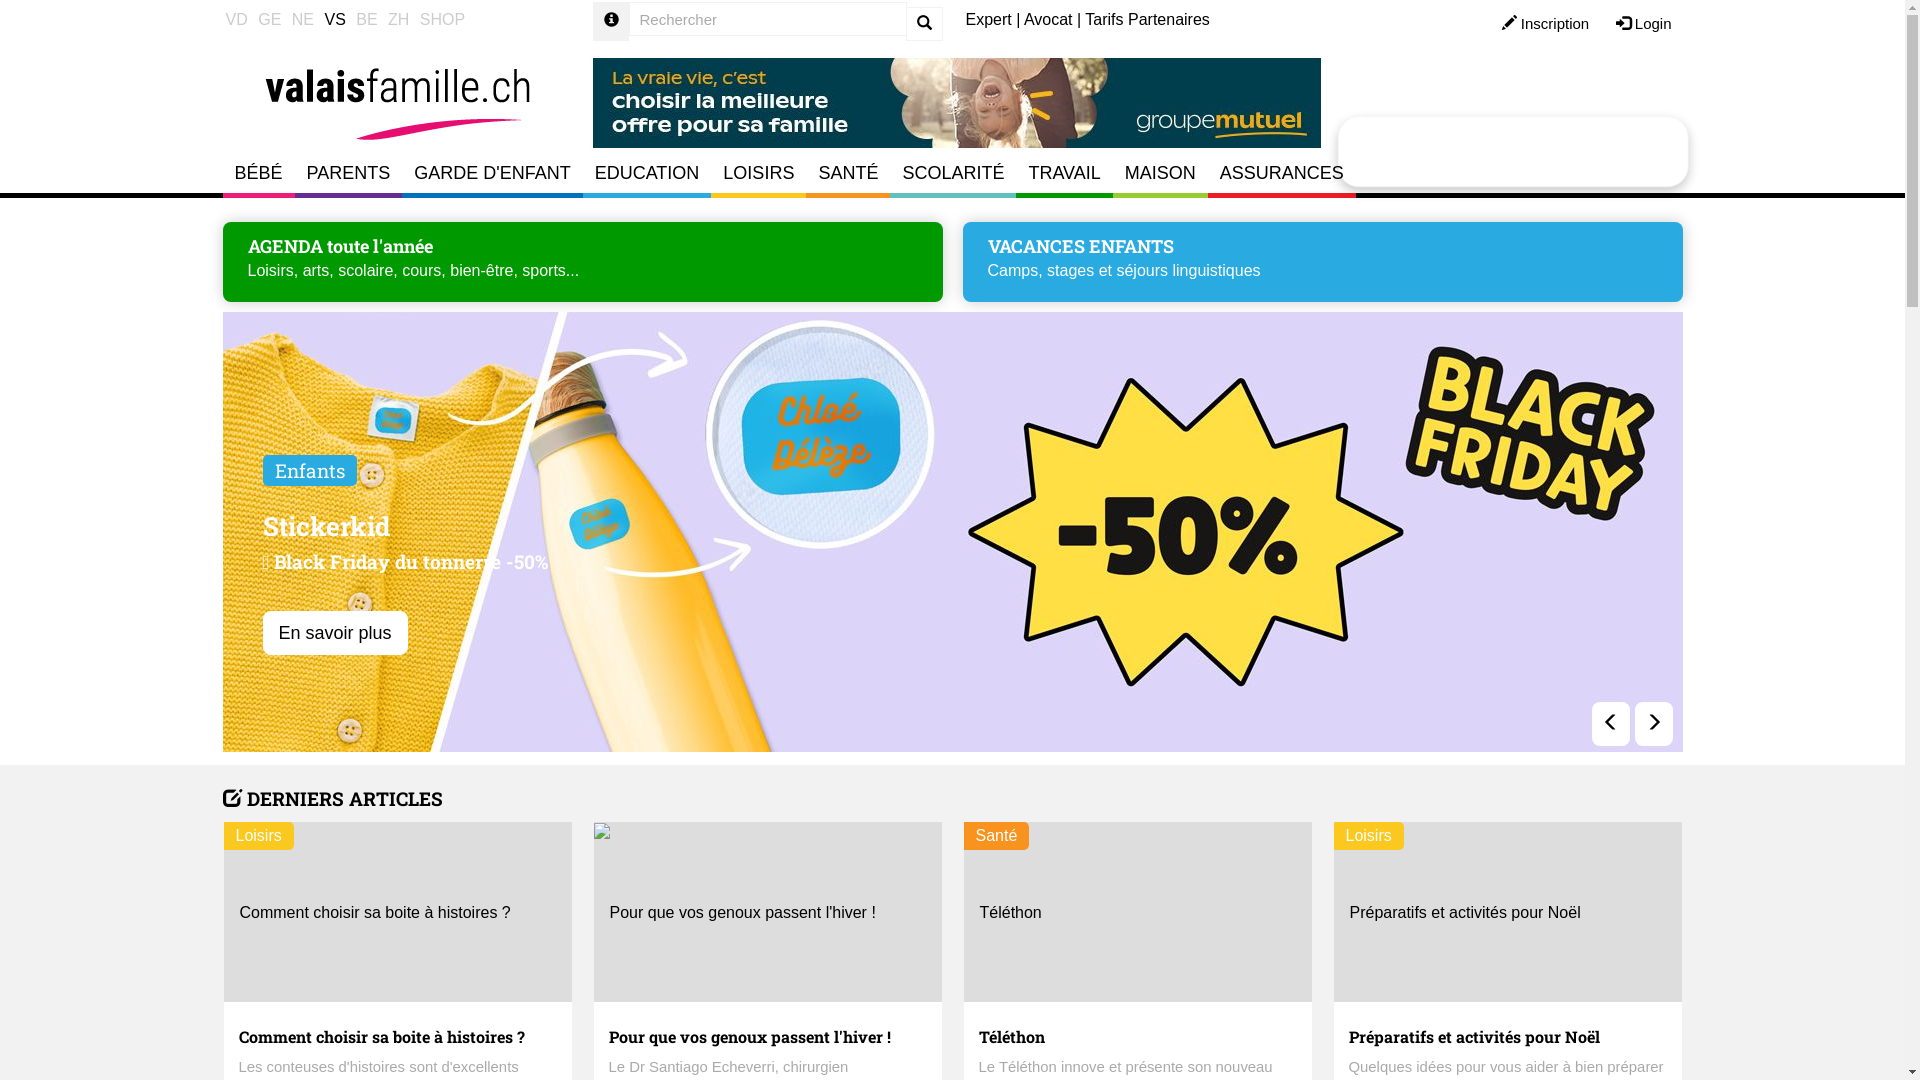  What do you see at coordinates (261, 94) in the screenshot?
I see `'Accueil Valais Famillle'` at bounding box center [261, 94].